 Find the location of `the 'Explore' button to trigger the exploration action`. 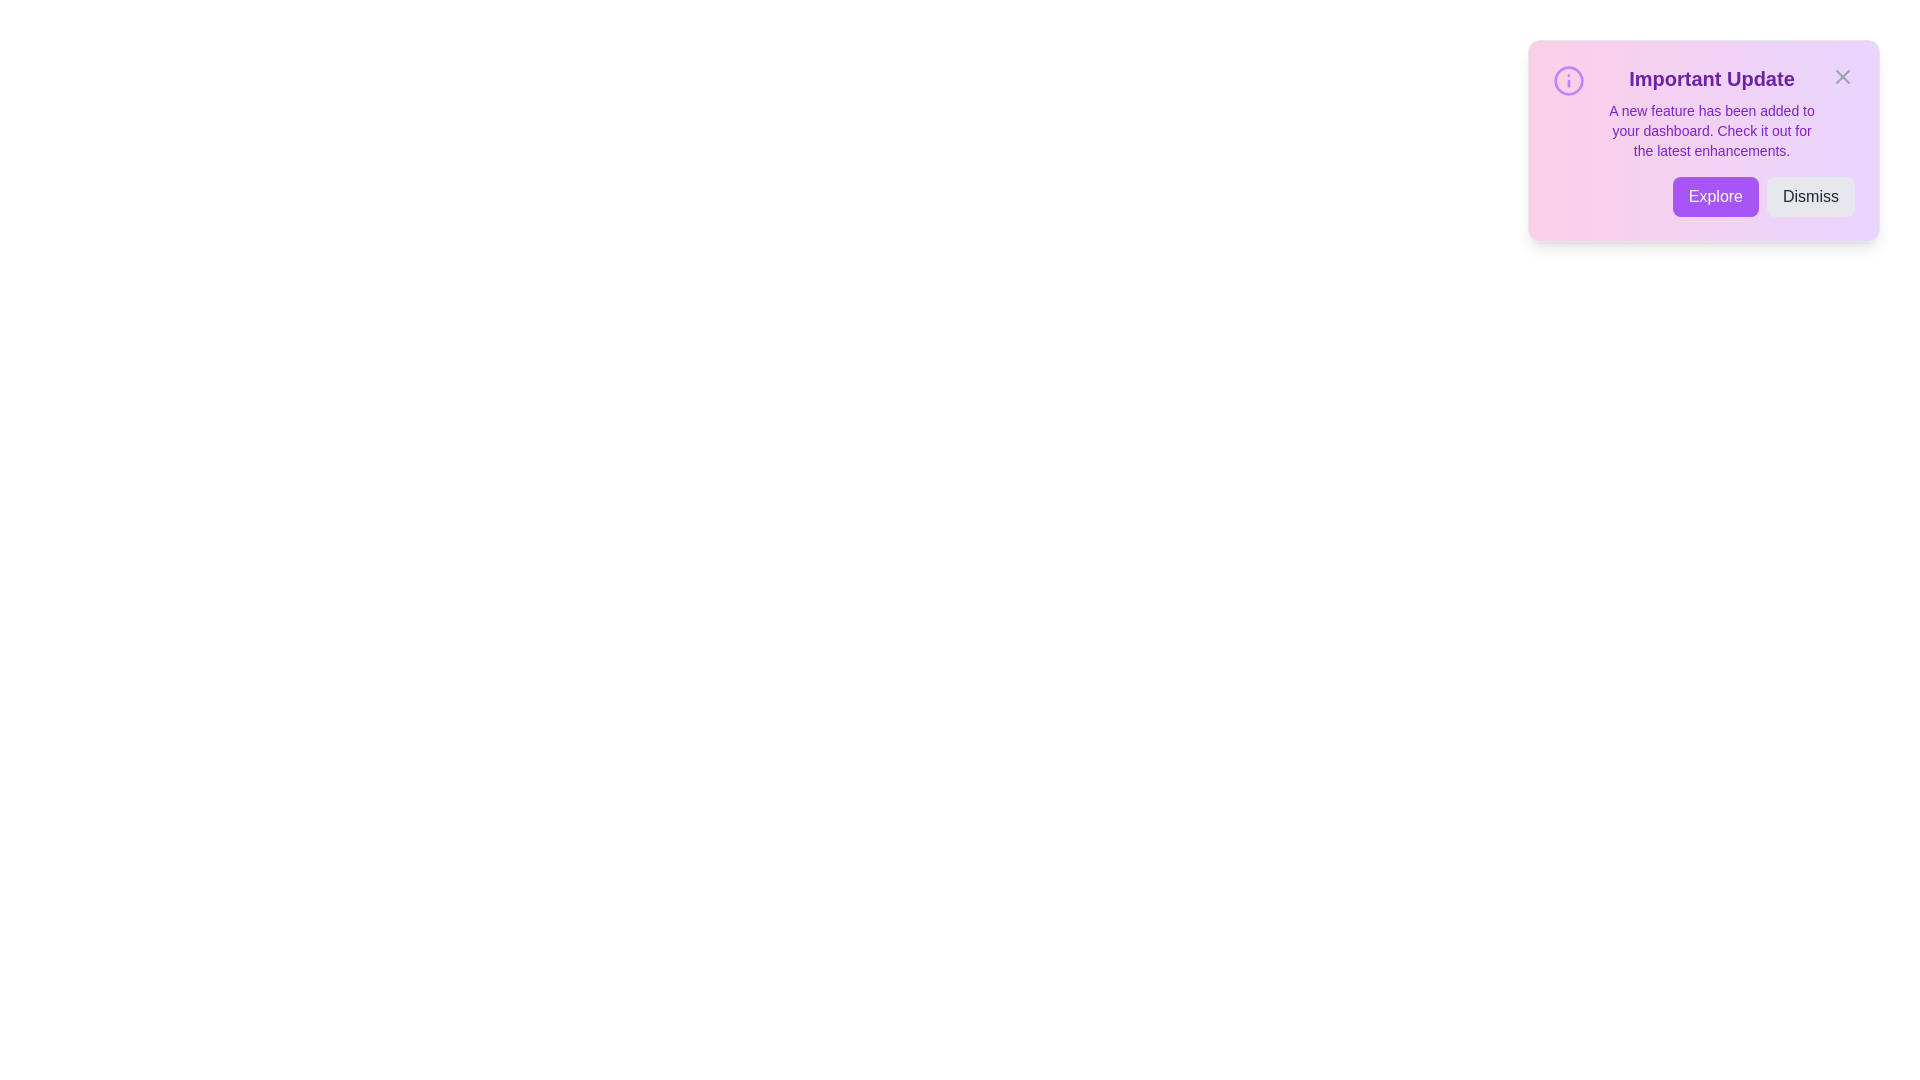

the 'Explore' button to trigger the exploration action is located at coordinates (1714, 196).